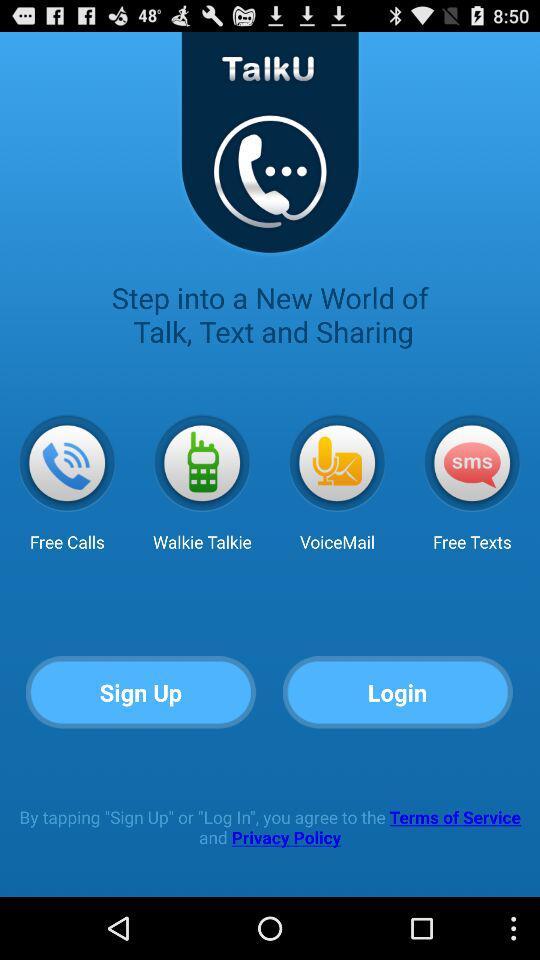 This screenshot has height=960, width=540. I want to click on login item, so click(398, 693).